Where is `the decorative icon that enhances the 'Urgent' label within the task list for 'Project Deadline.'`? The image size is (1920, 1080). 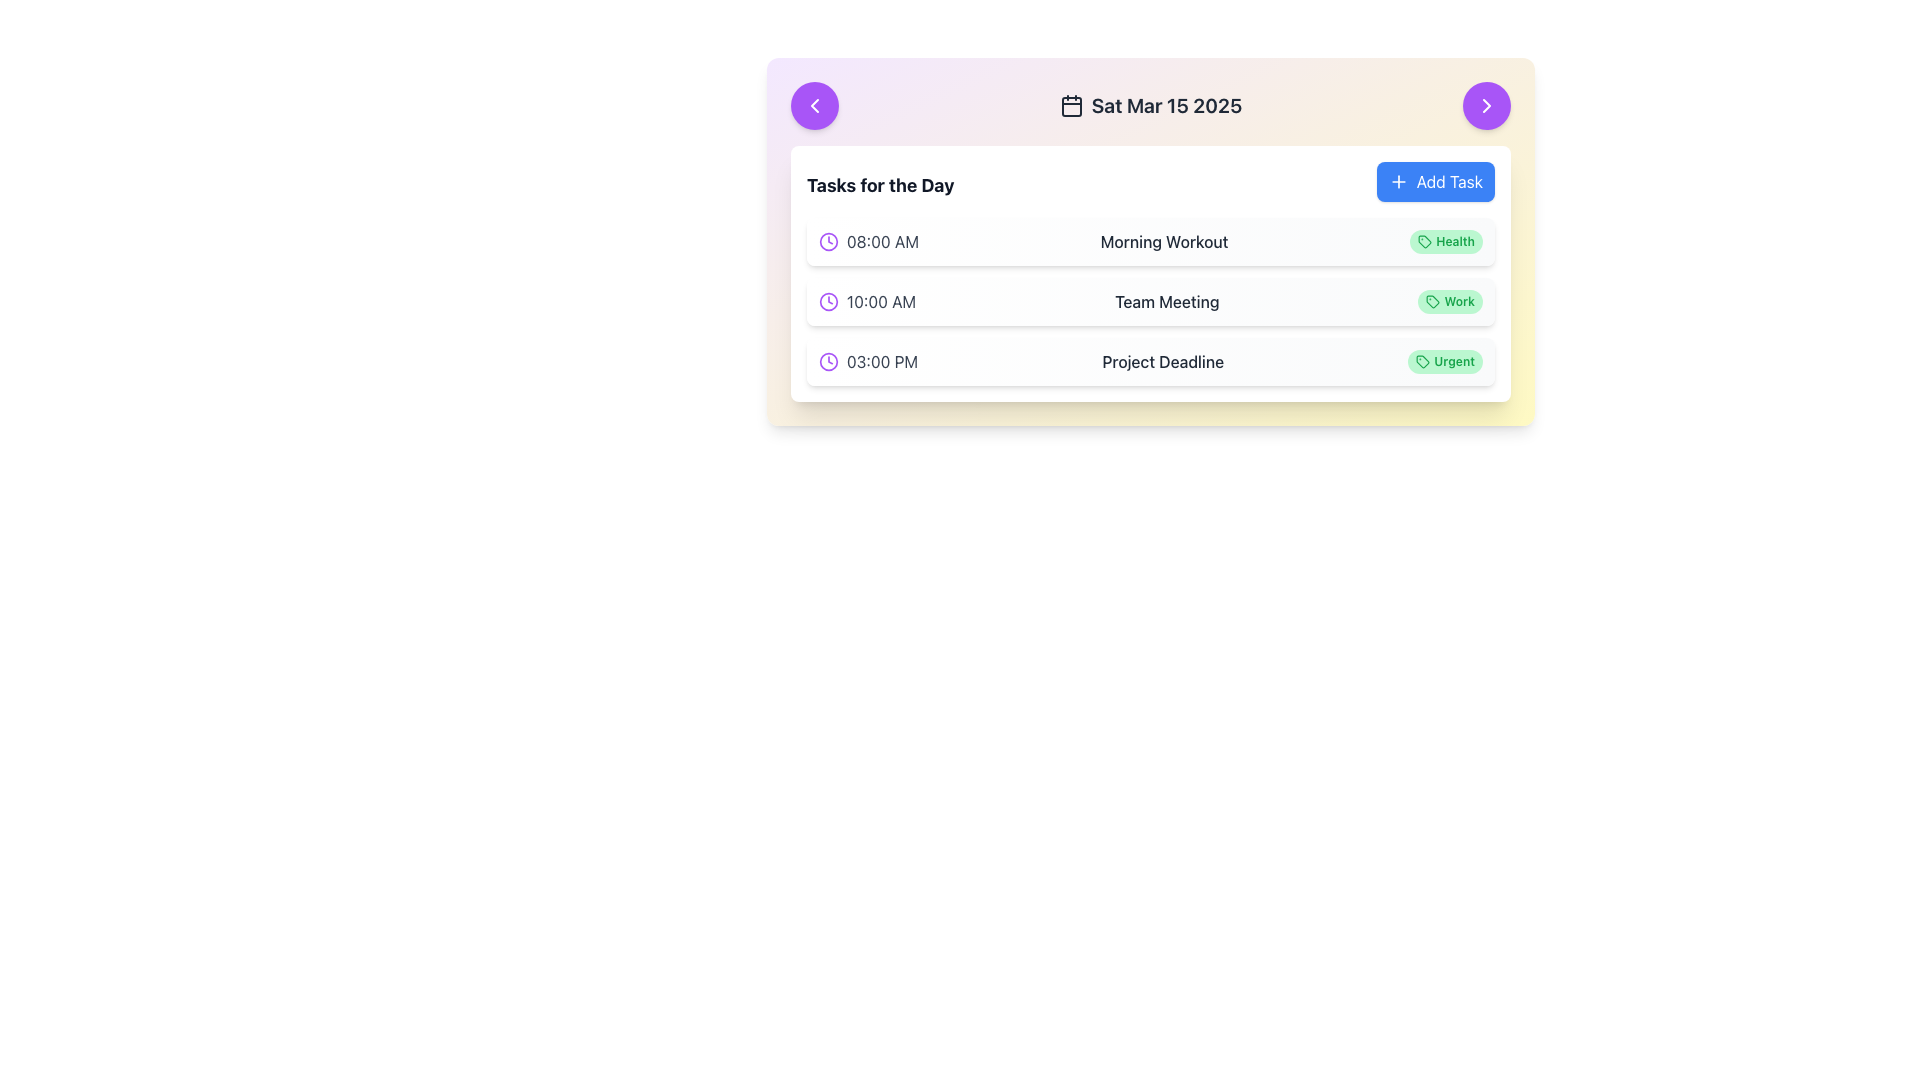 the decorative icon that enhances the 'Urgent' label within the task list for 'Project Deadline.' is located at coordinates (1422, 362).